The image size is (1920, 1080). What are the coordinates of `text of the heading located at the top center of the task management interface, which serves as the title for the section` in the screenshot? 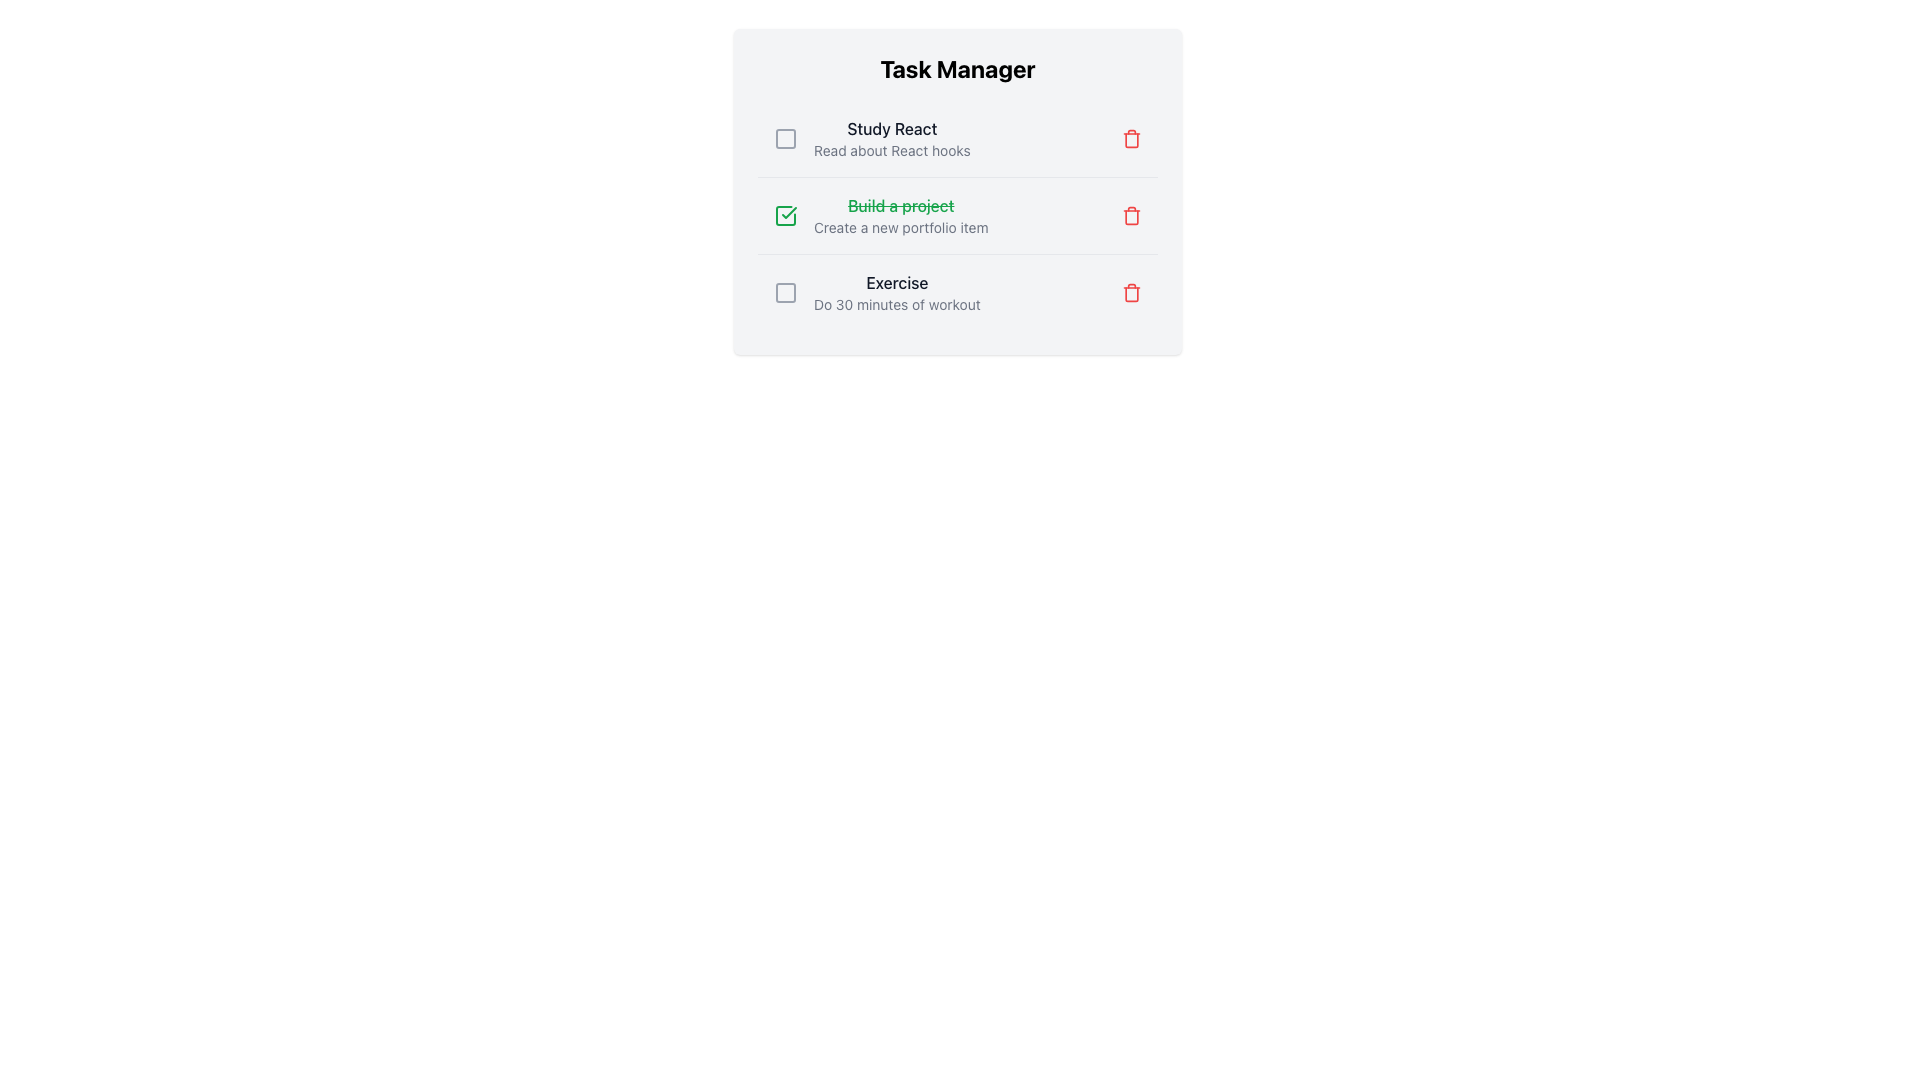 It's located at (957, 68).